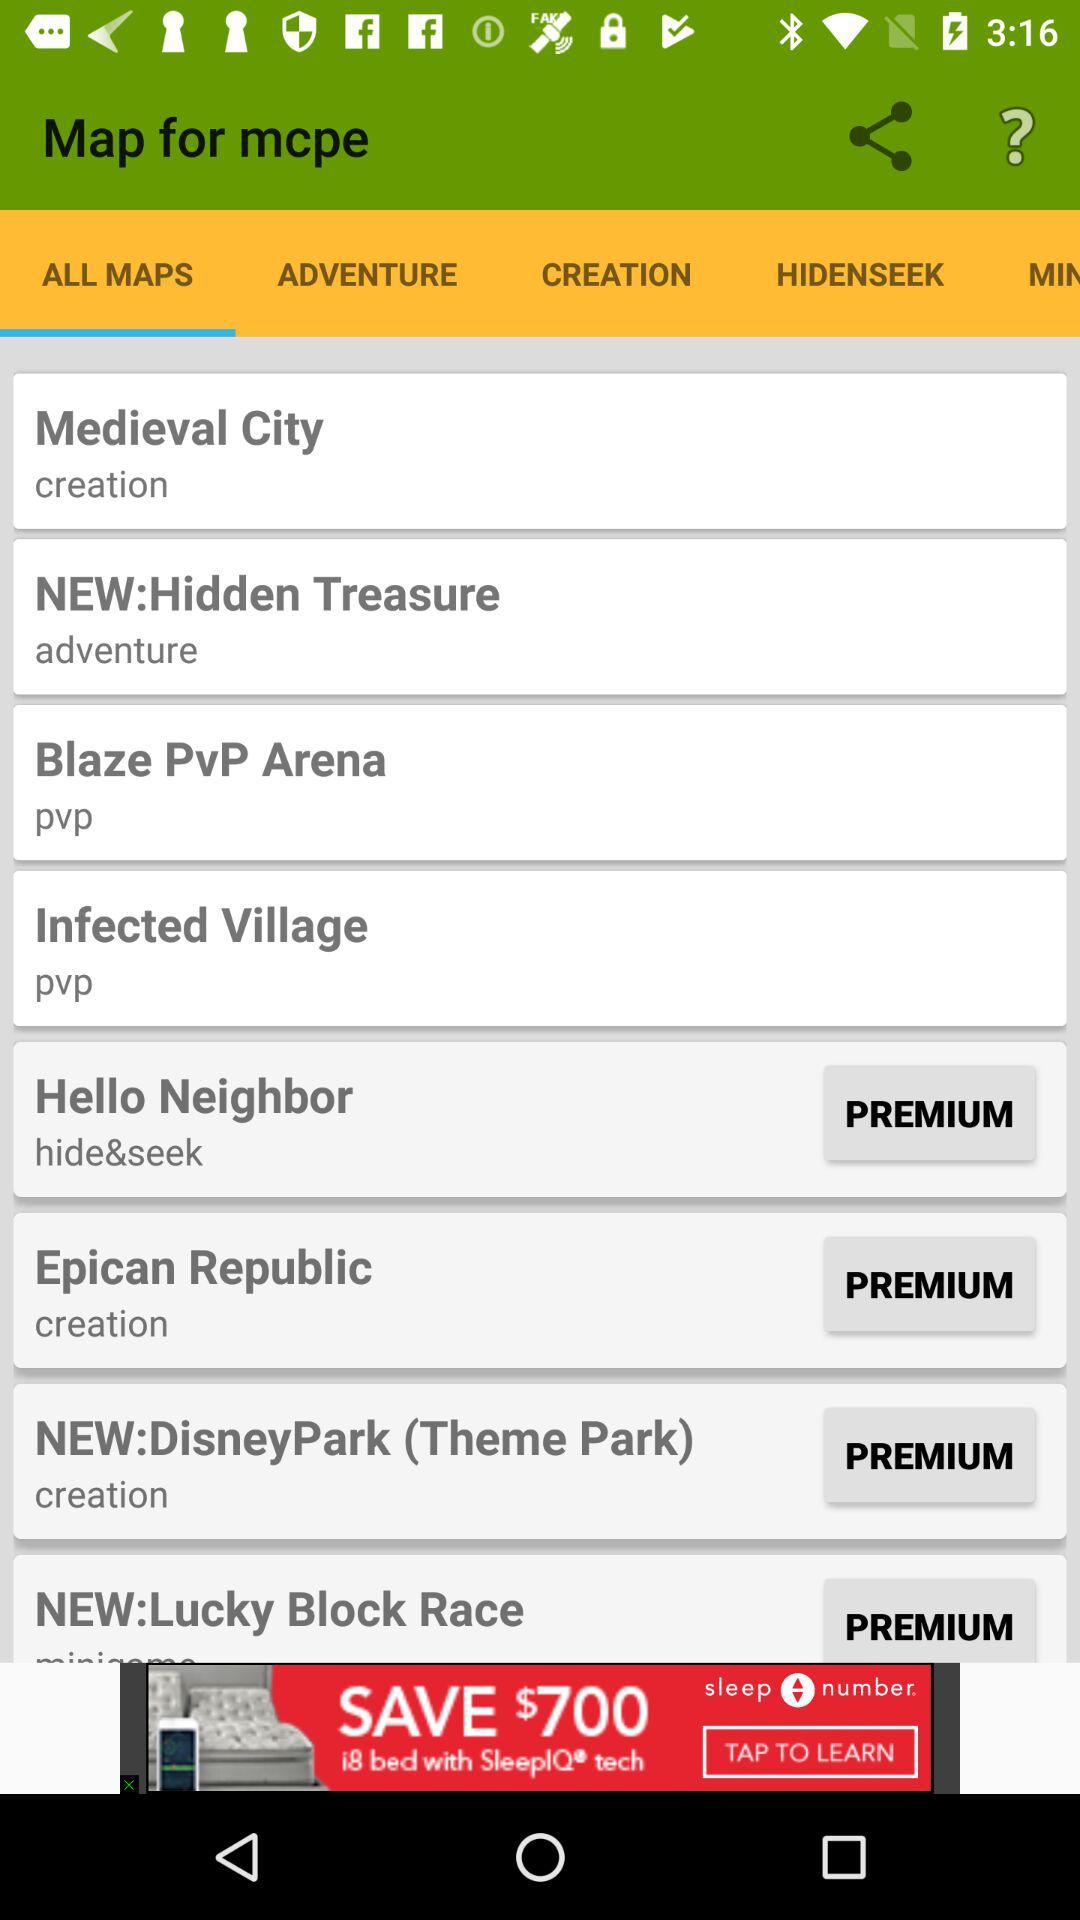  Describe the element at coordinates (859, 272) in the screenshot. I see `hidenseek item` at that location.